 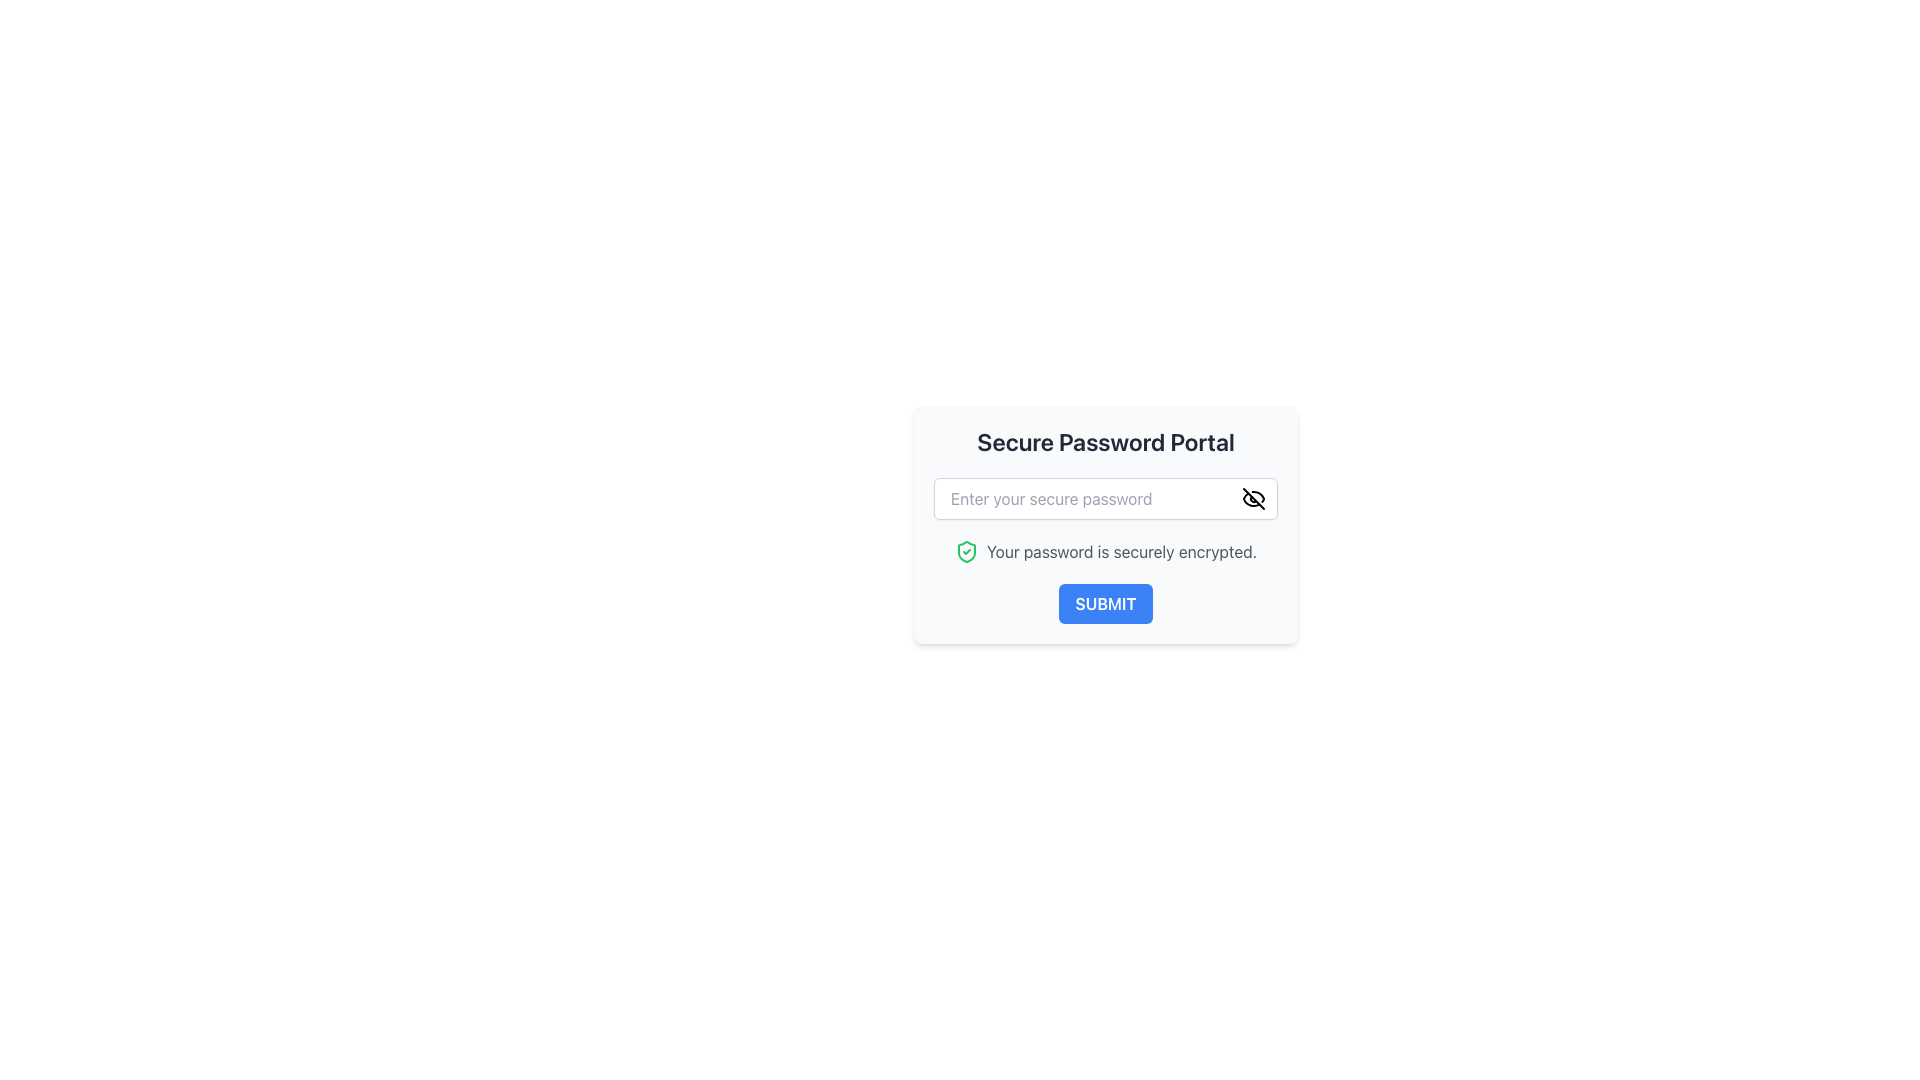 I want to click on the rectangular 'SUBMIT' button with a blue background and white text, so click(x=1104, y=603).